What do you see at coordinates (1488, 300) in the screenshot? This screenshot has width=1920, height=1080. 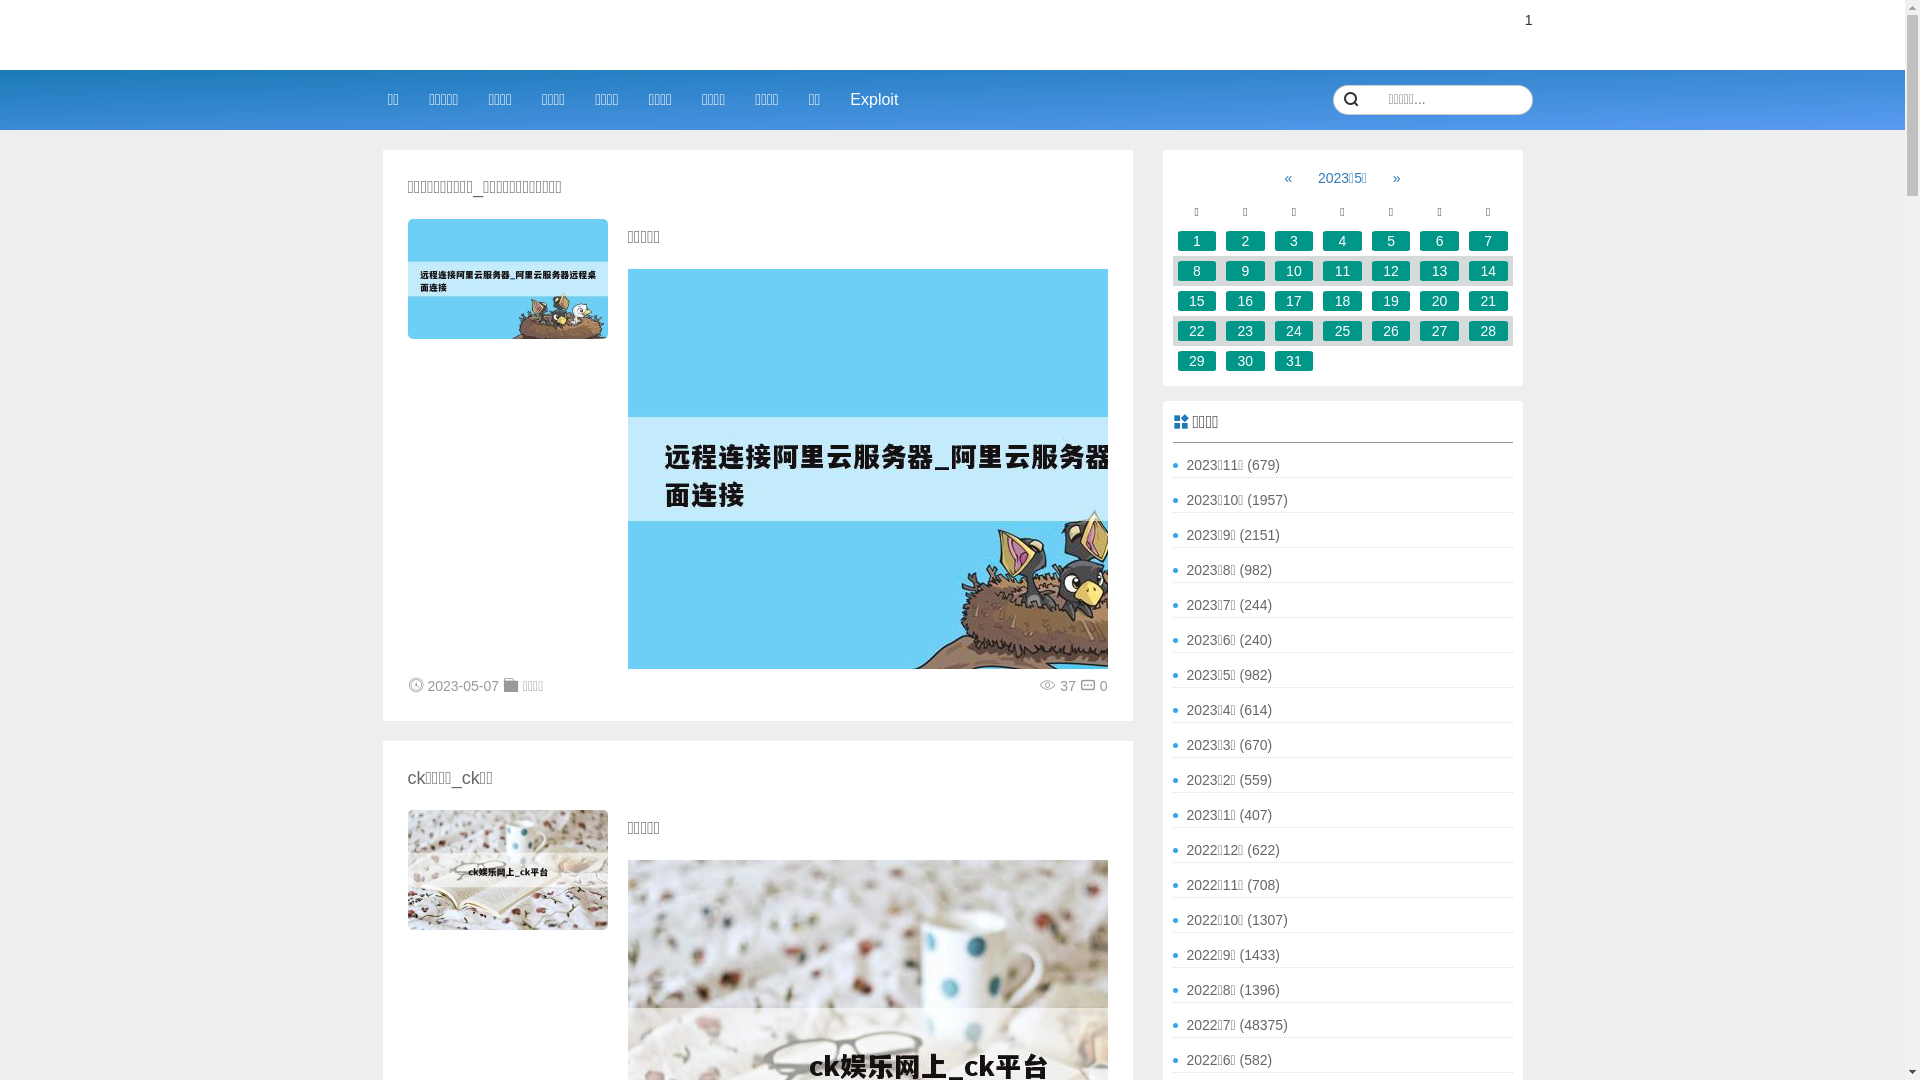 I see `'21'` at bounding box center [1488, 300].